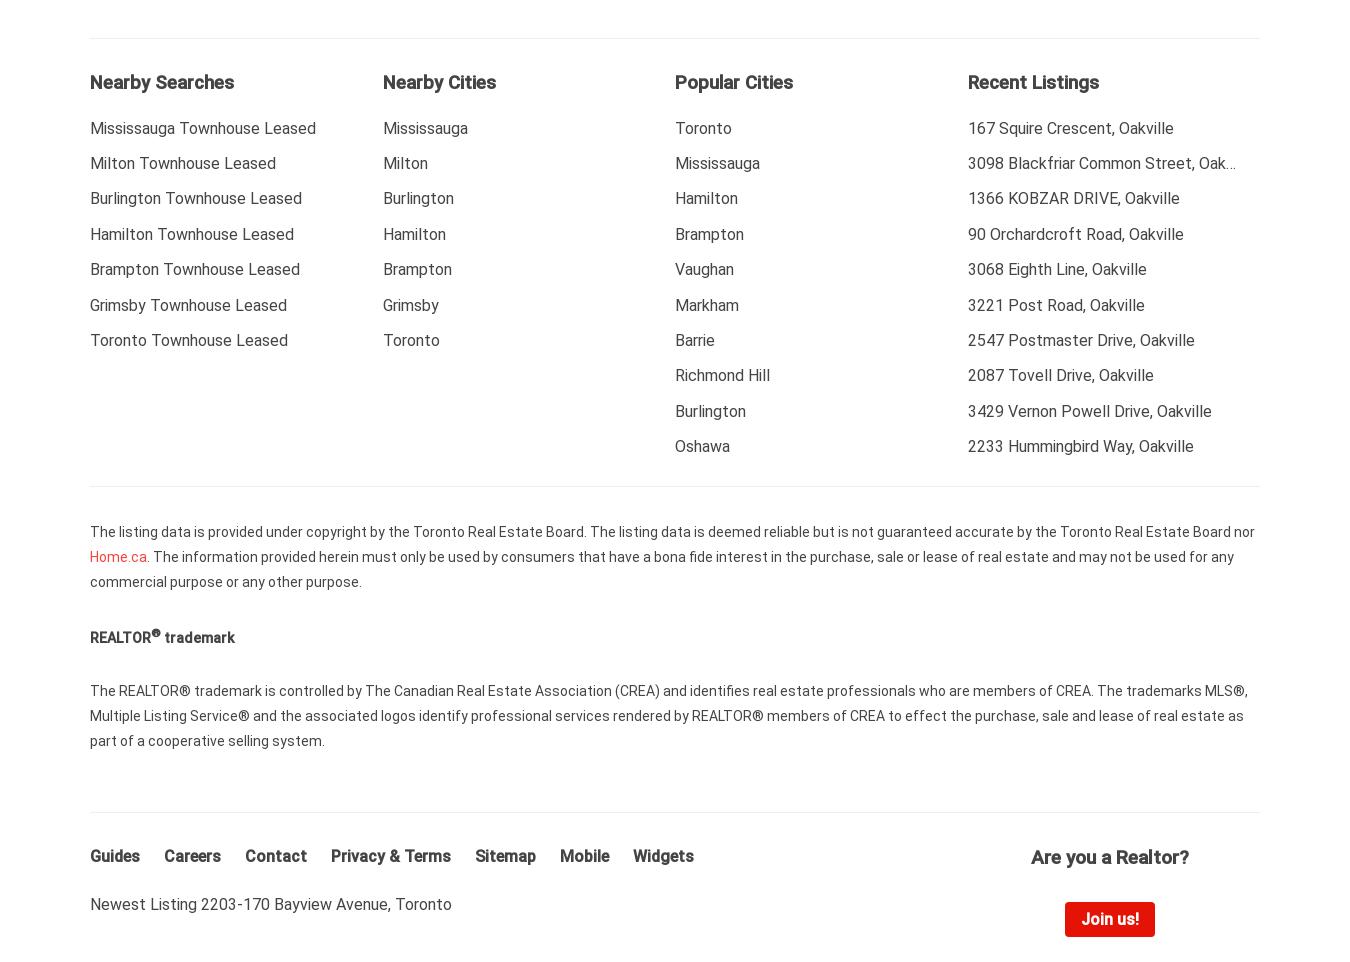 The width and height of the screenshot is (1350, 962). I want to click on '3098 Blackfriar Common Street, Oakville', so click(1109, 163).